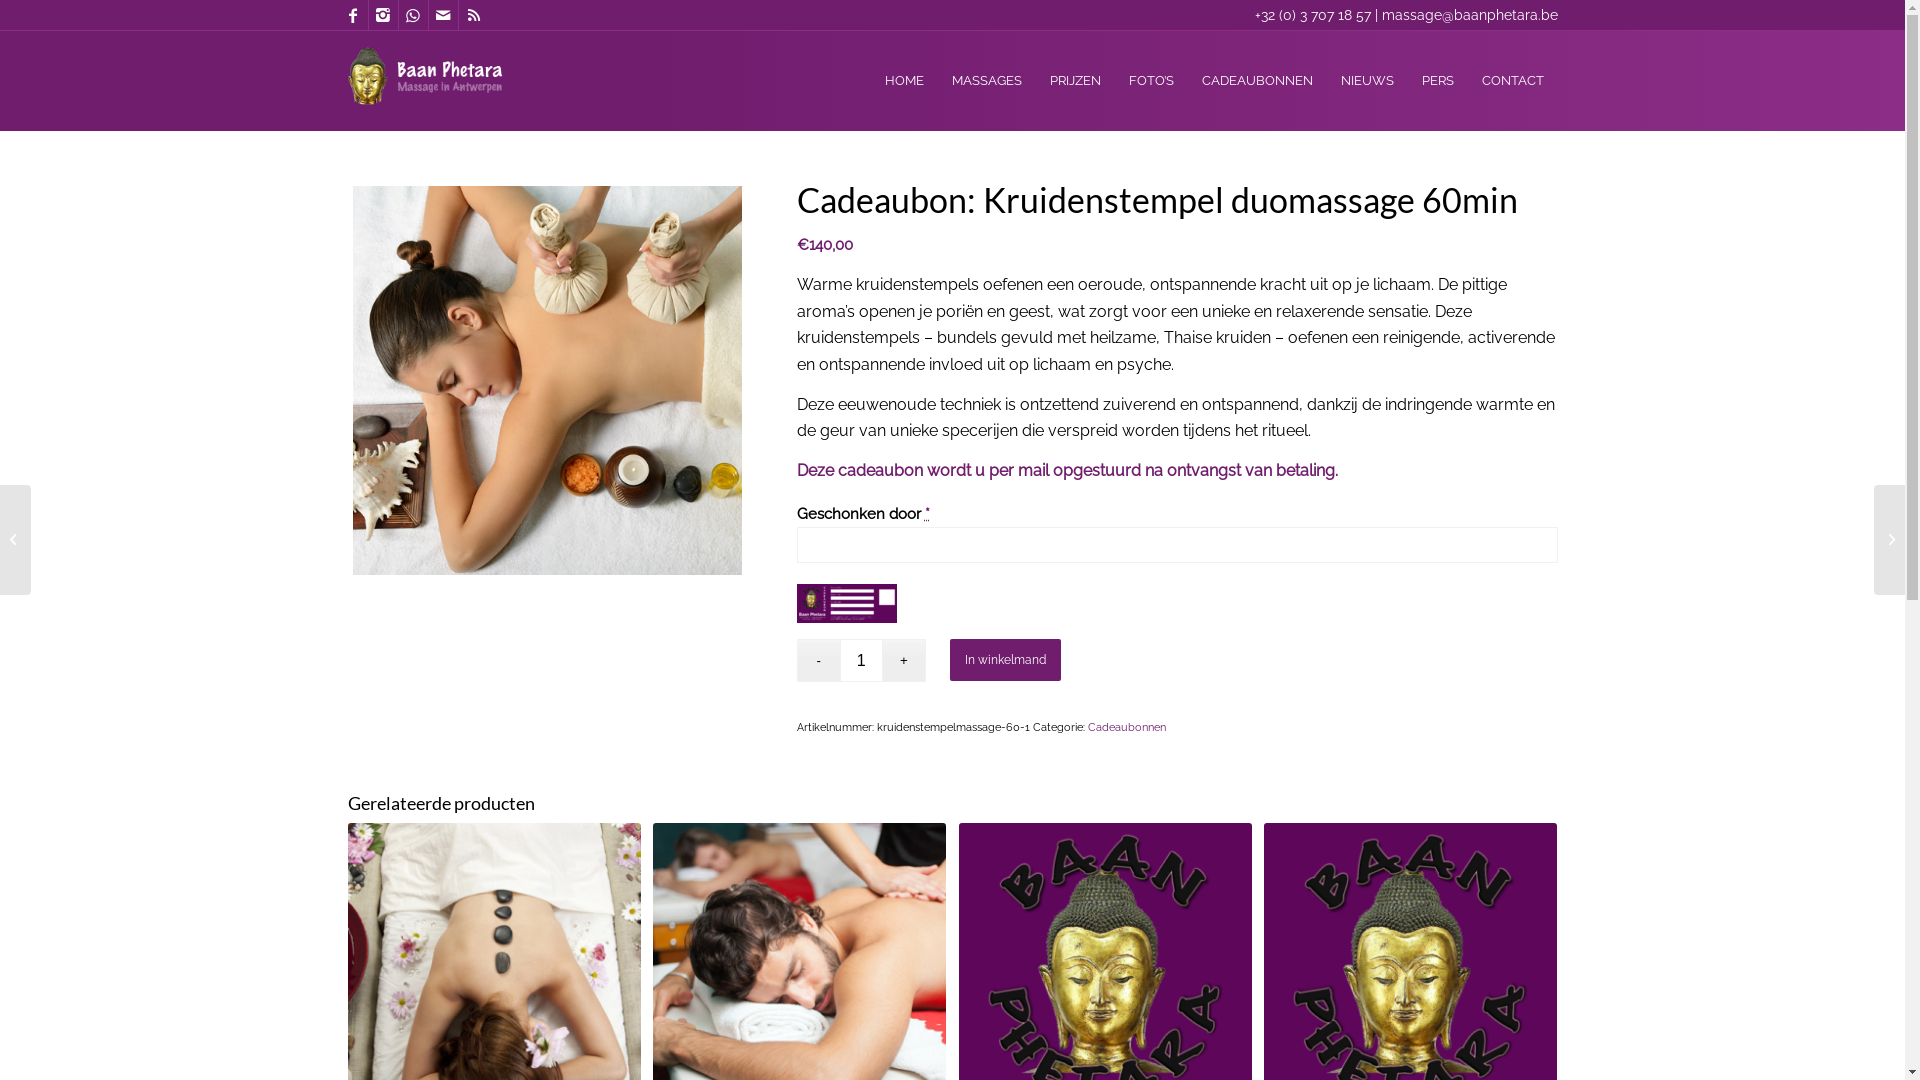 This screenshot has width=1920, height=1080. Describe the element at coordinates (1365, 80) in the screenshot. I see `'NIEUWS'` at that location.